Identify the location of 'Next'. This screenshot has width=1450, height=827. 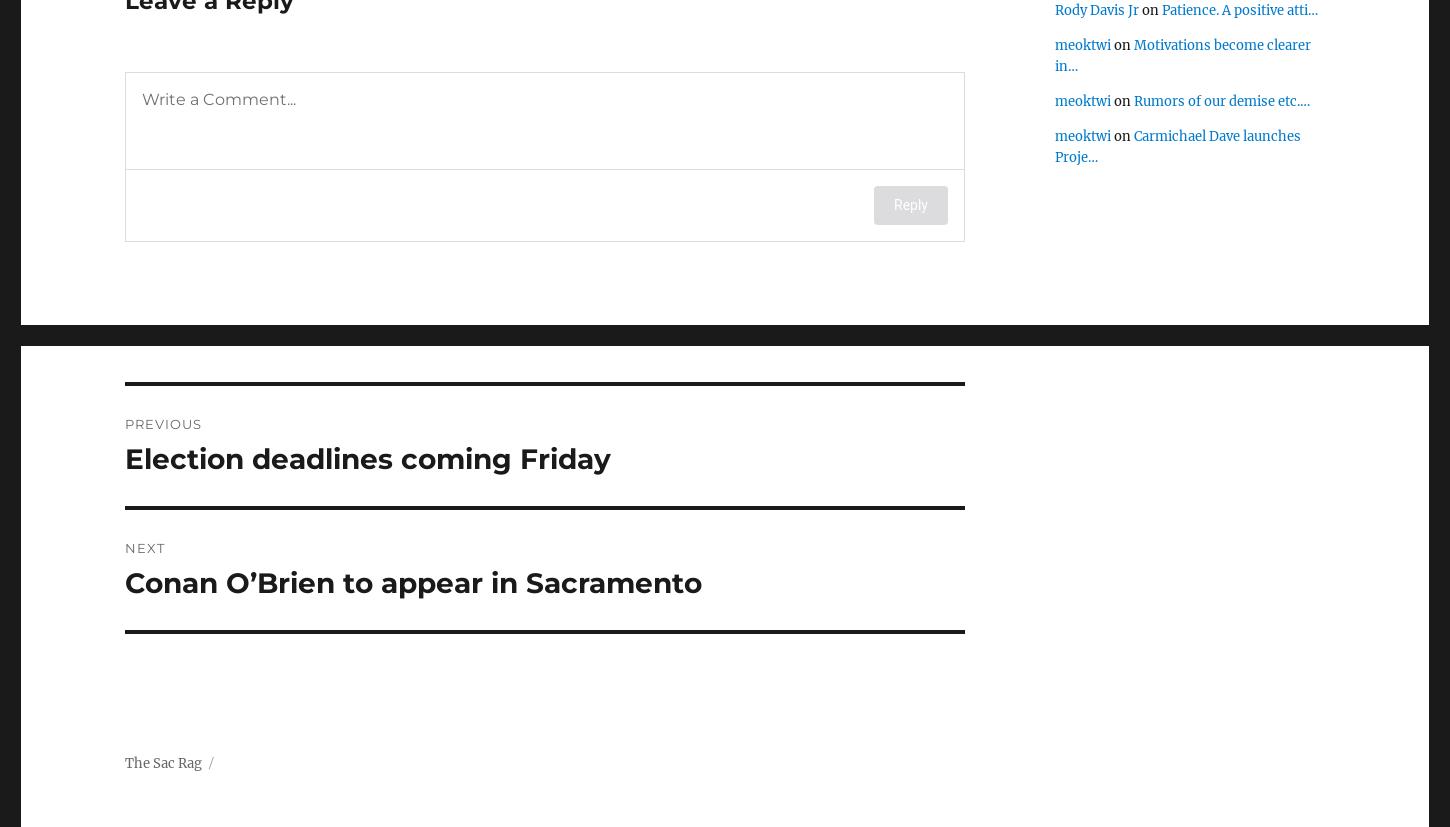
(144, 545).